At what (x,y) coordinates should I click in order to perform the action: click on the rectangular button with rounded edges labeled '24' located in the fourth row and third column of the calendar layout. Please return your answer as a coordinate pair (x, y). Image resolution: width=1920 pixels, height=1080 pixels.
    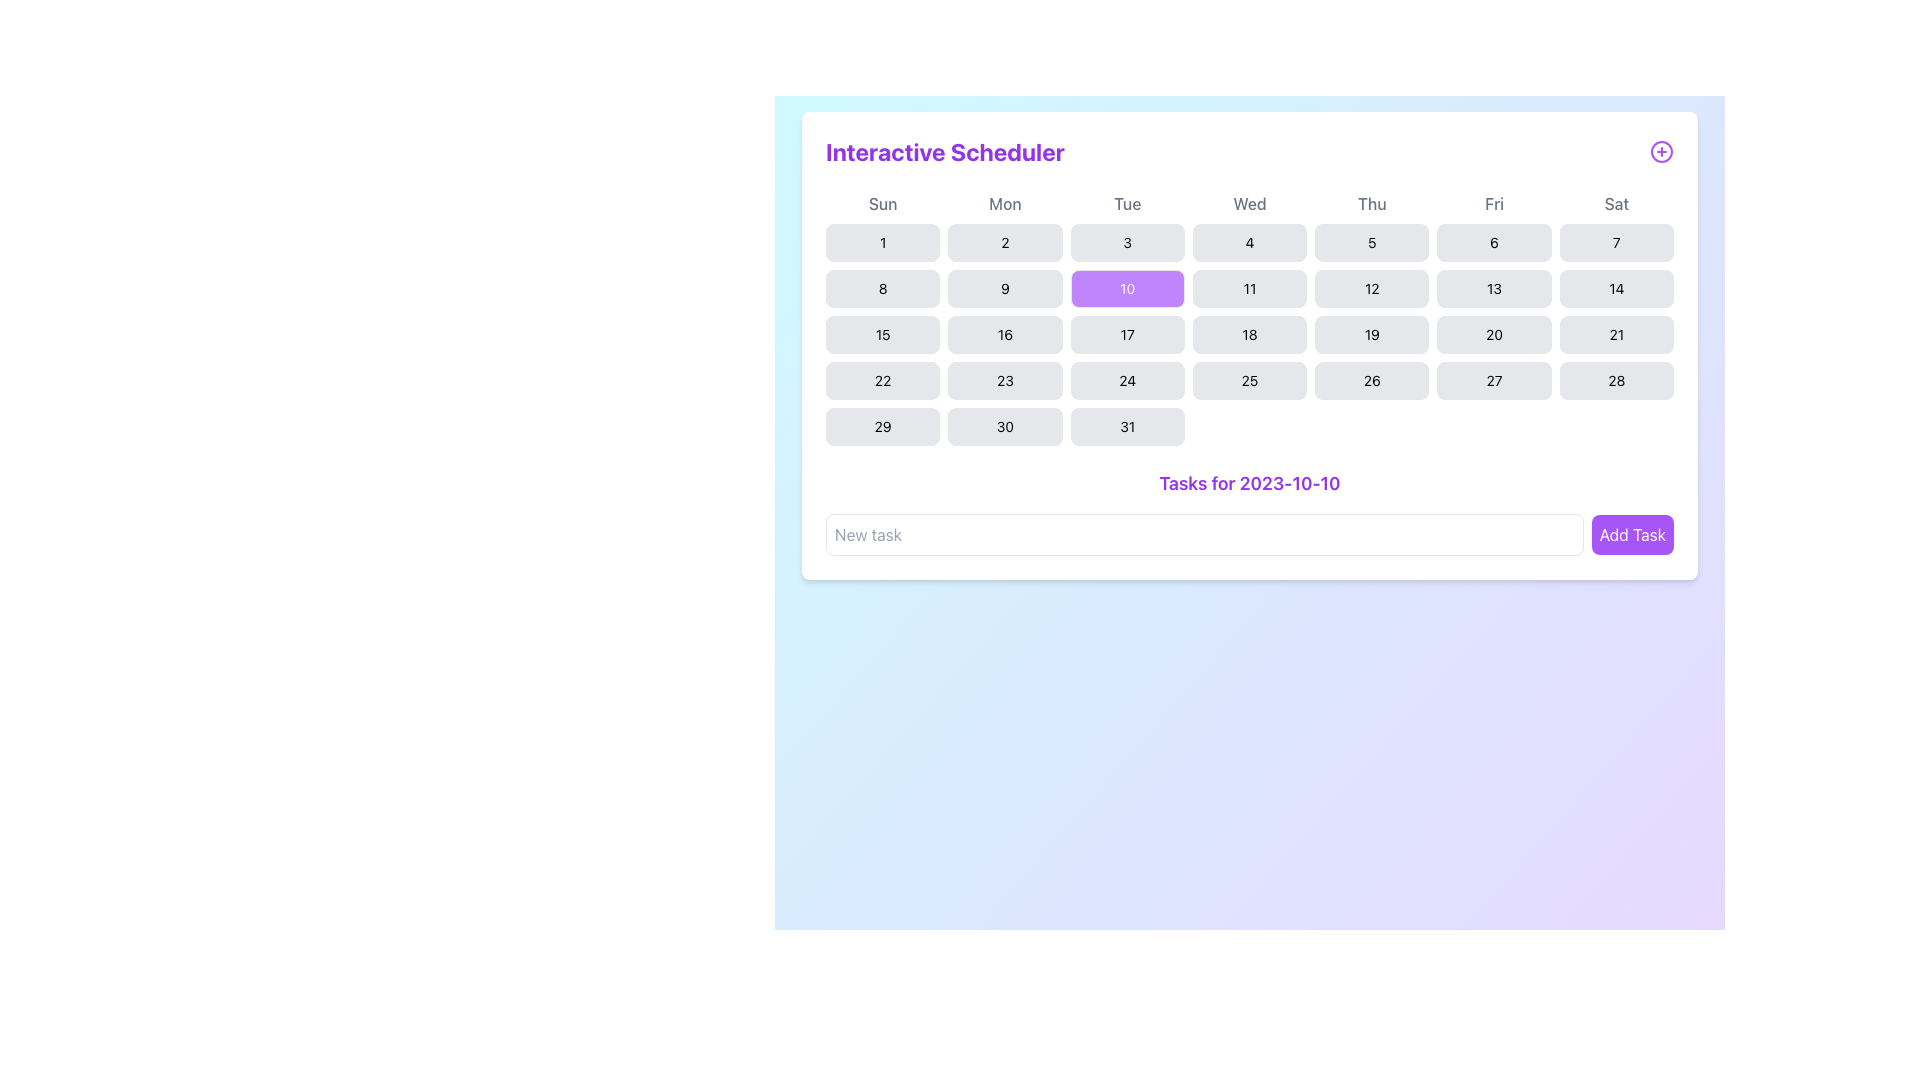
    Looking at the image, I should click on (1127, 381).